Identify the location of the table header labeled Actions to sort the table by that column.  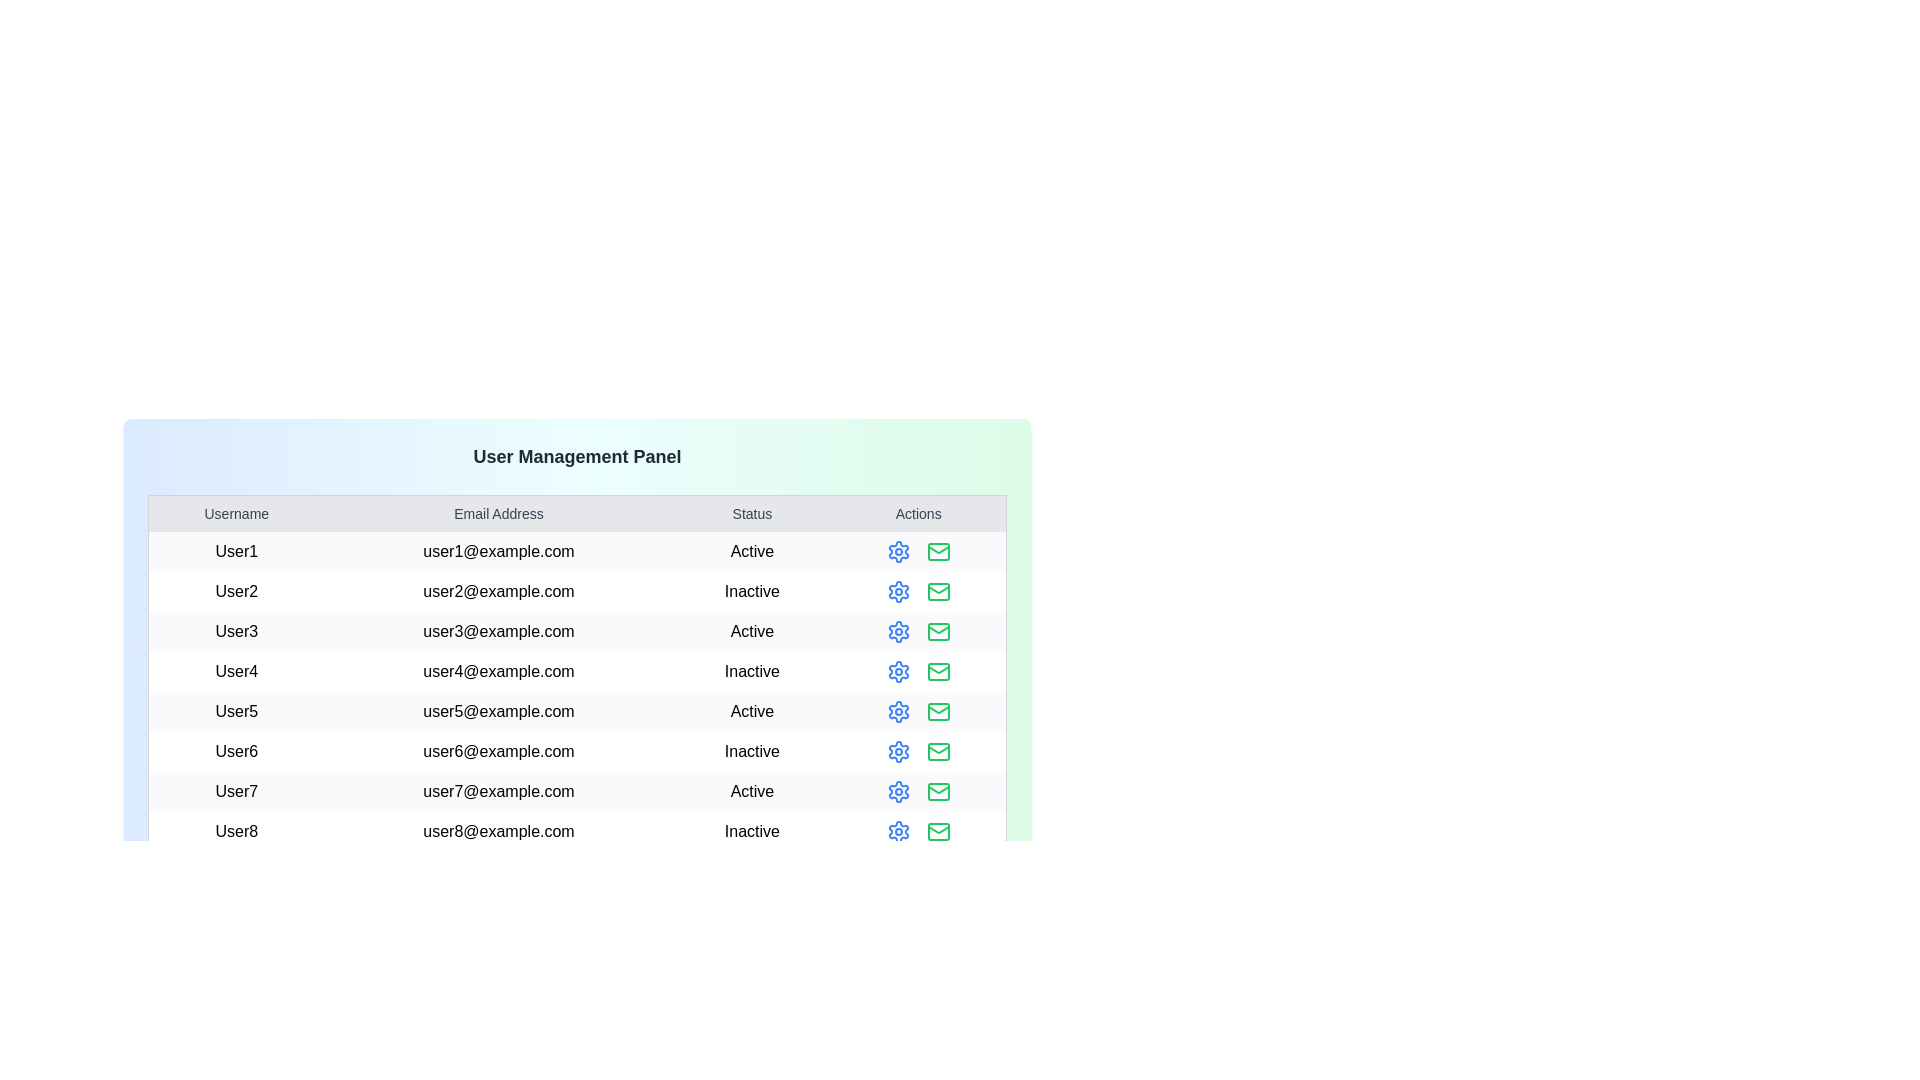
(917, 512).